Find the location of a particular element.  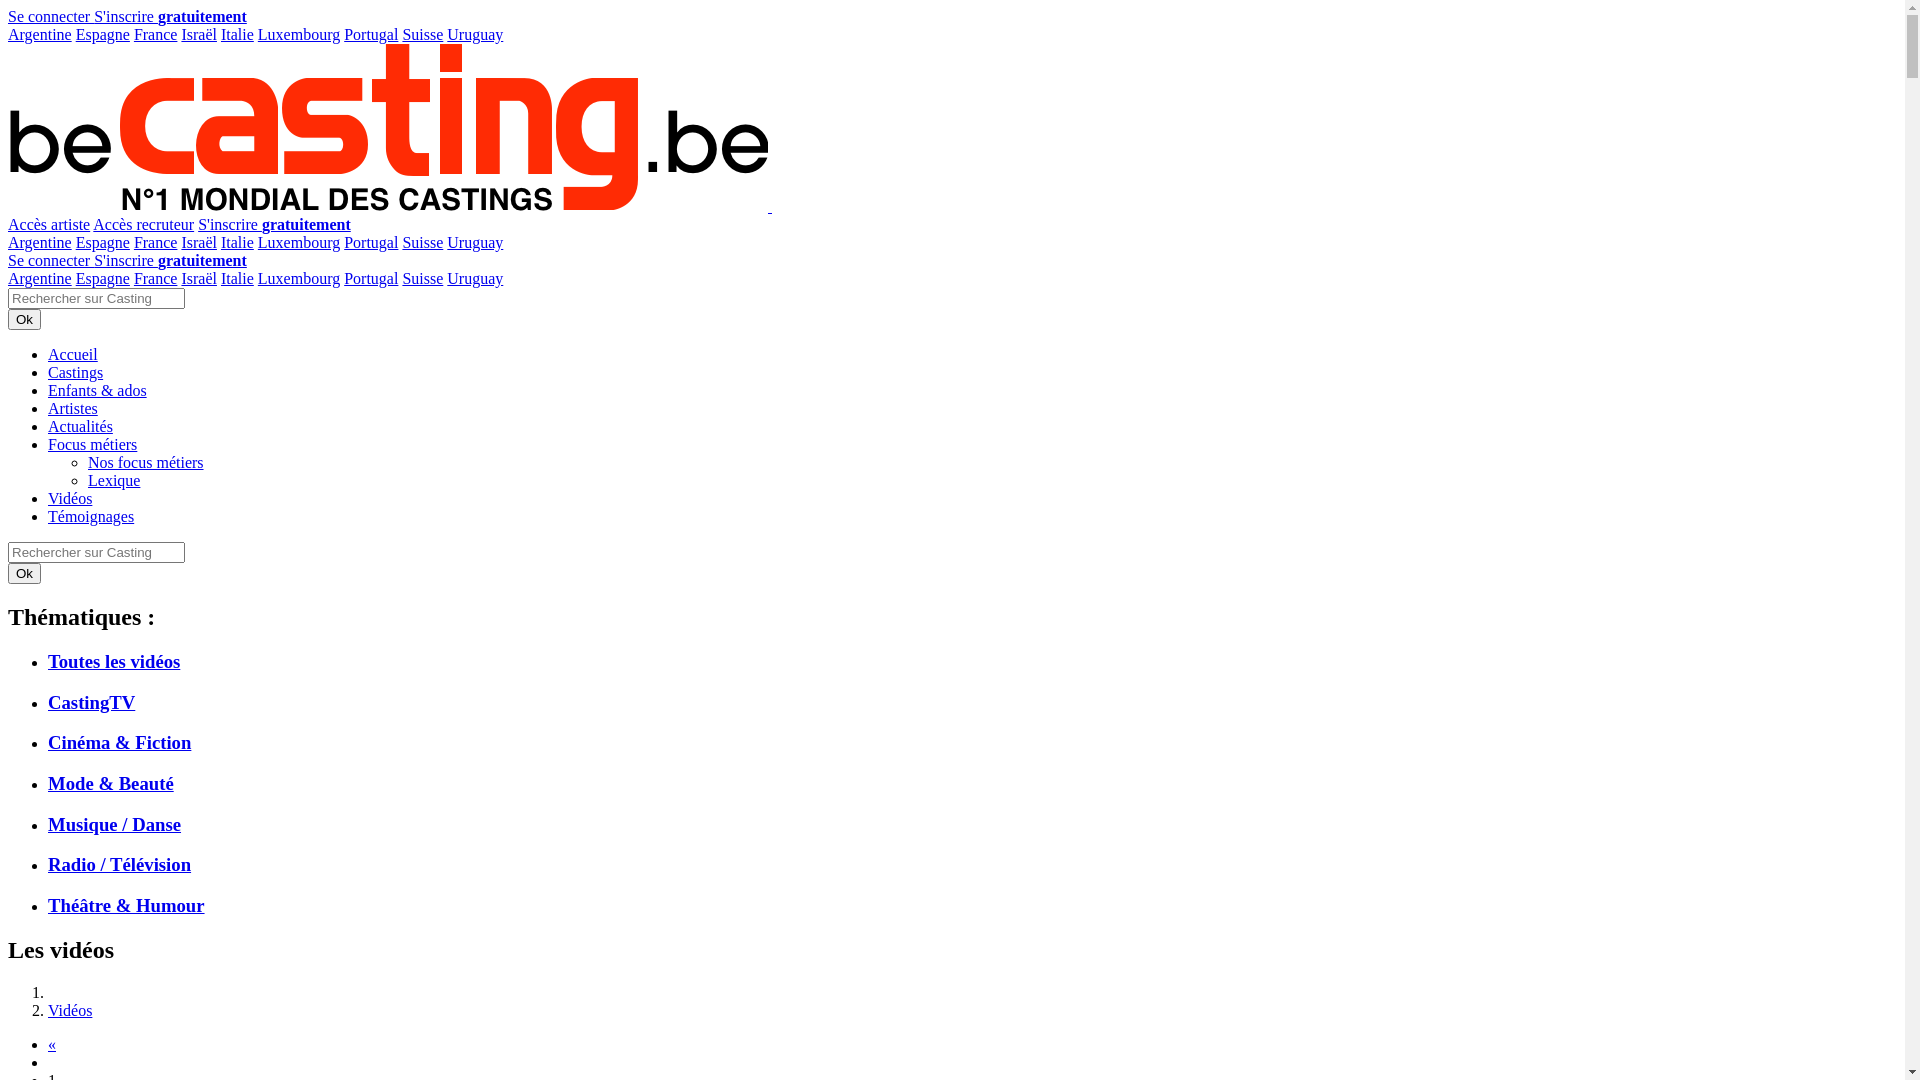

'Luxembourg' is located at coordinates (297, 278).